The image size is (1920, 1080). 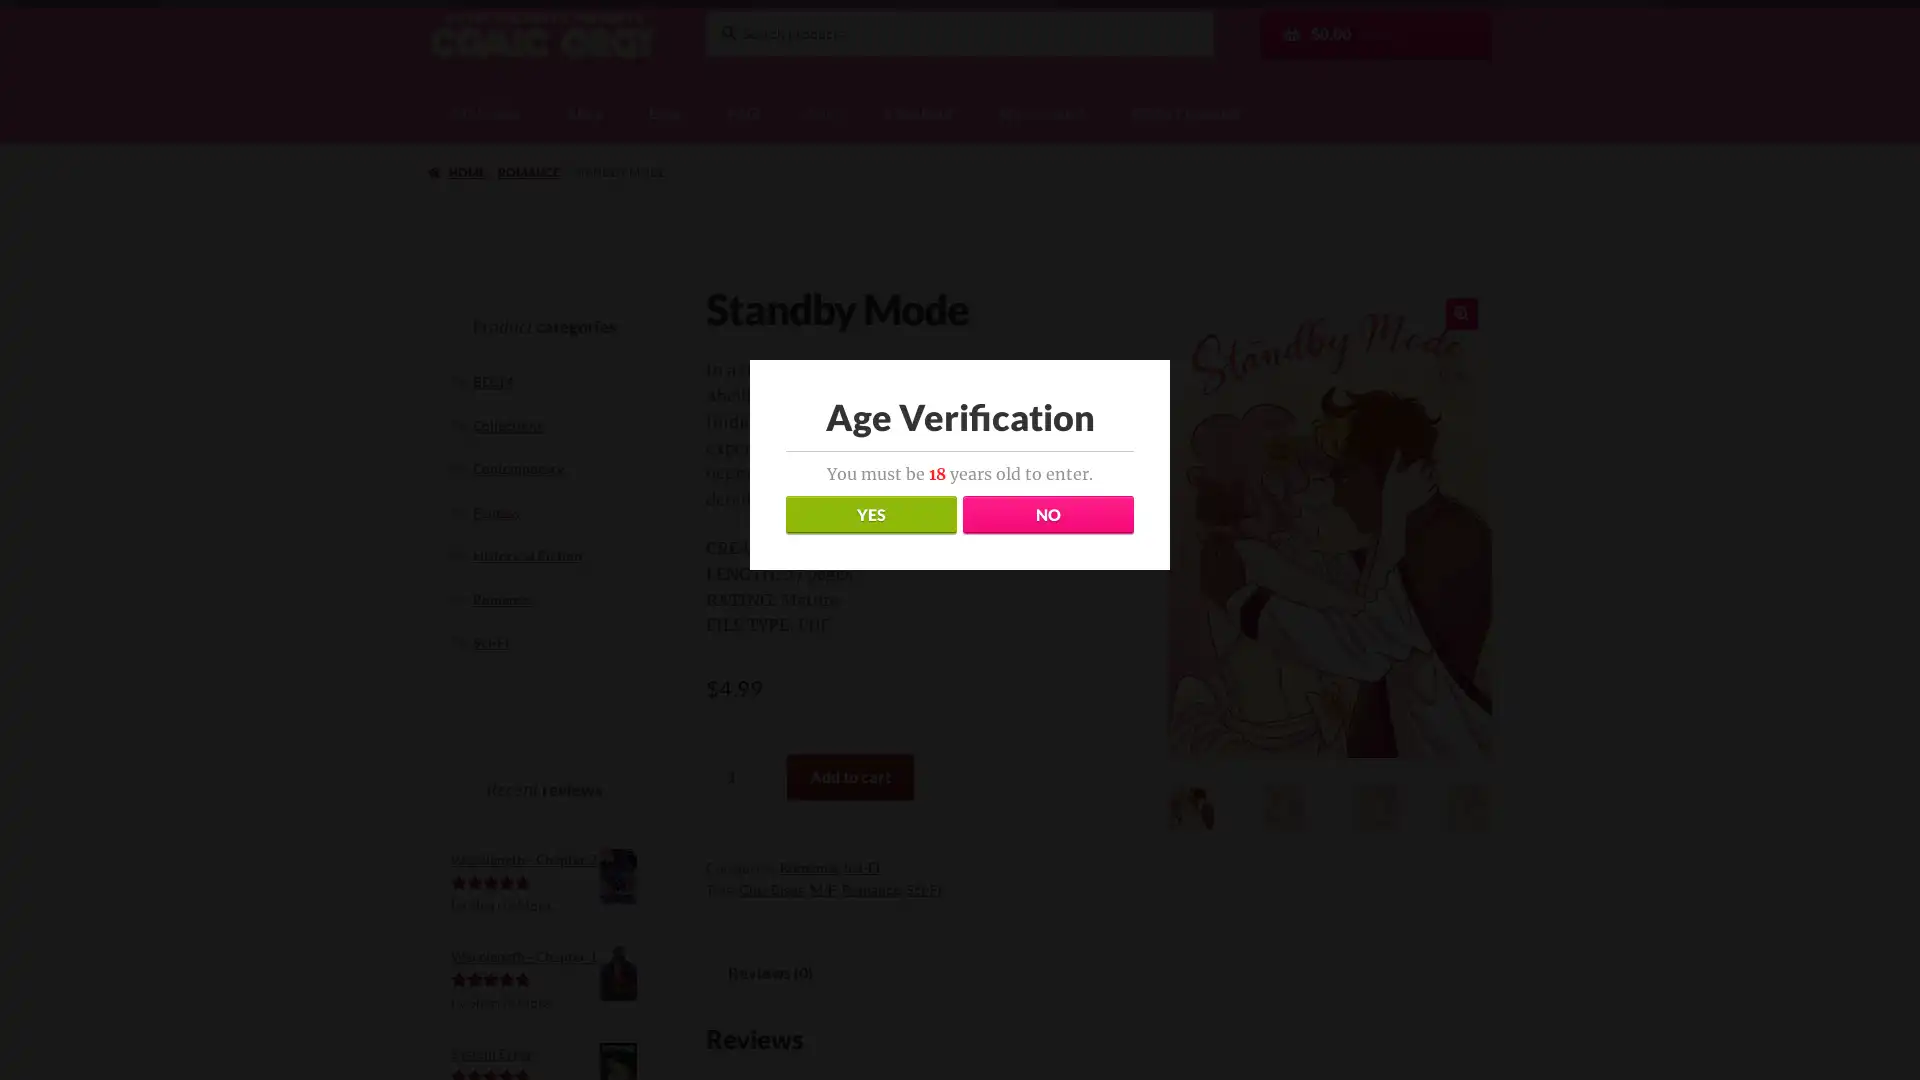 What do you see at coordinates (704, 8) in the screenshot?
I see `Search` at bounding box center [704, 8].